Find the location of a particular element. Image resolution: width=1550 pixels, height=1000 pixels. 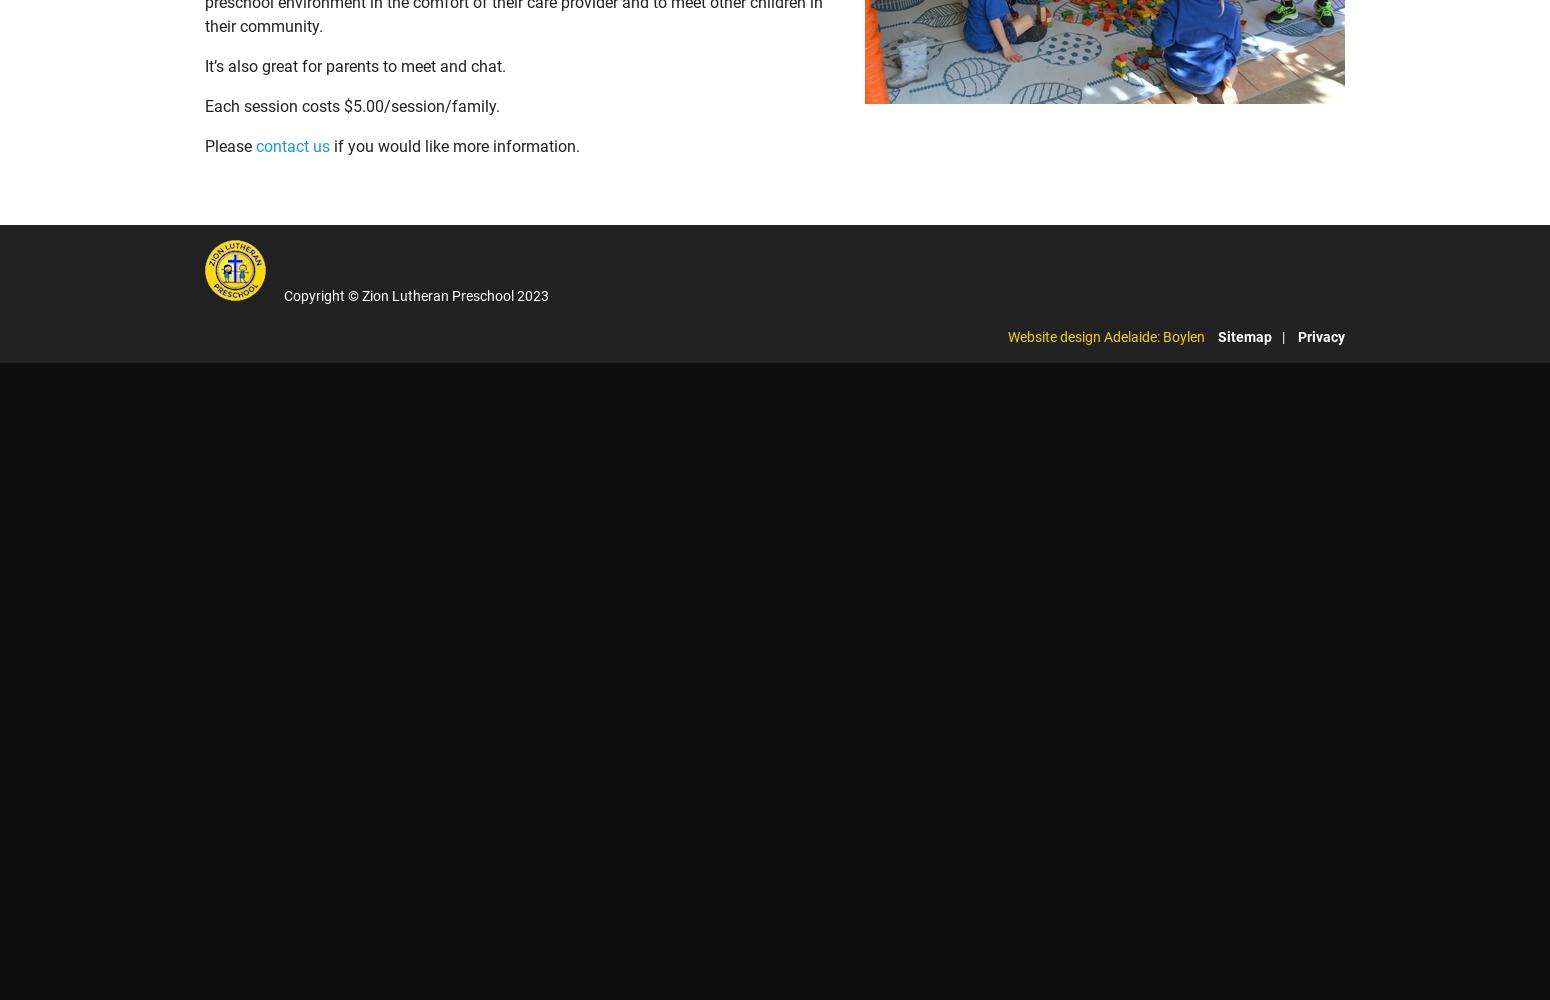

'Sitemap' is located at coordinates (1217, 335).